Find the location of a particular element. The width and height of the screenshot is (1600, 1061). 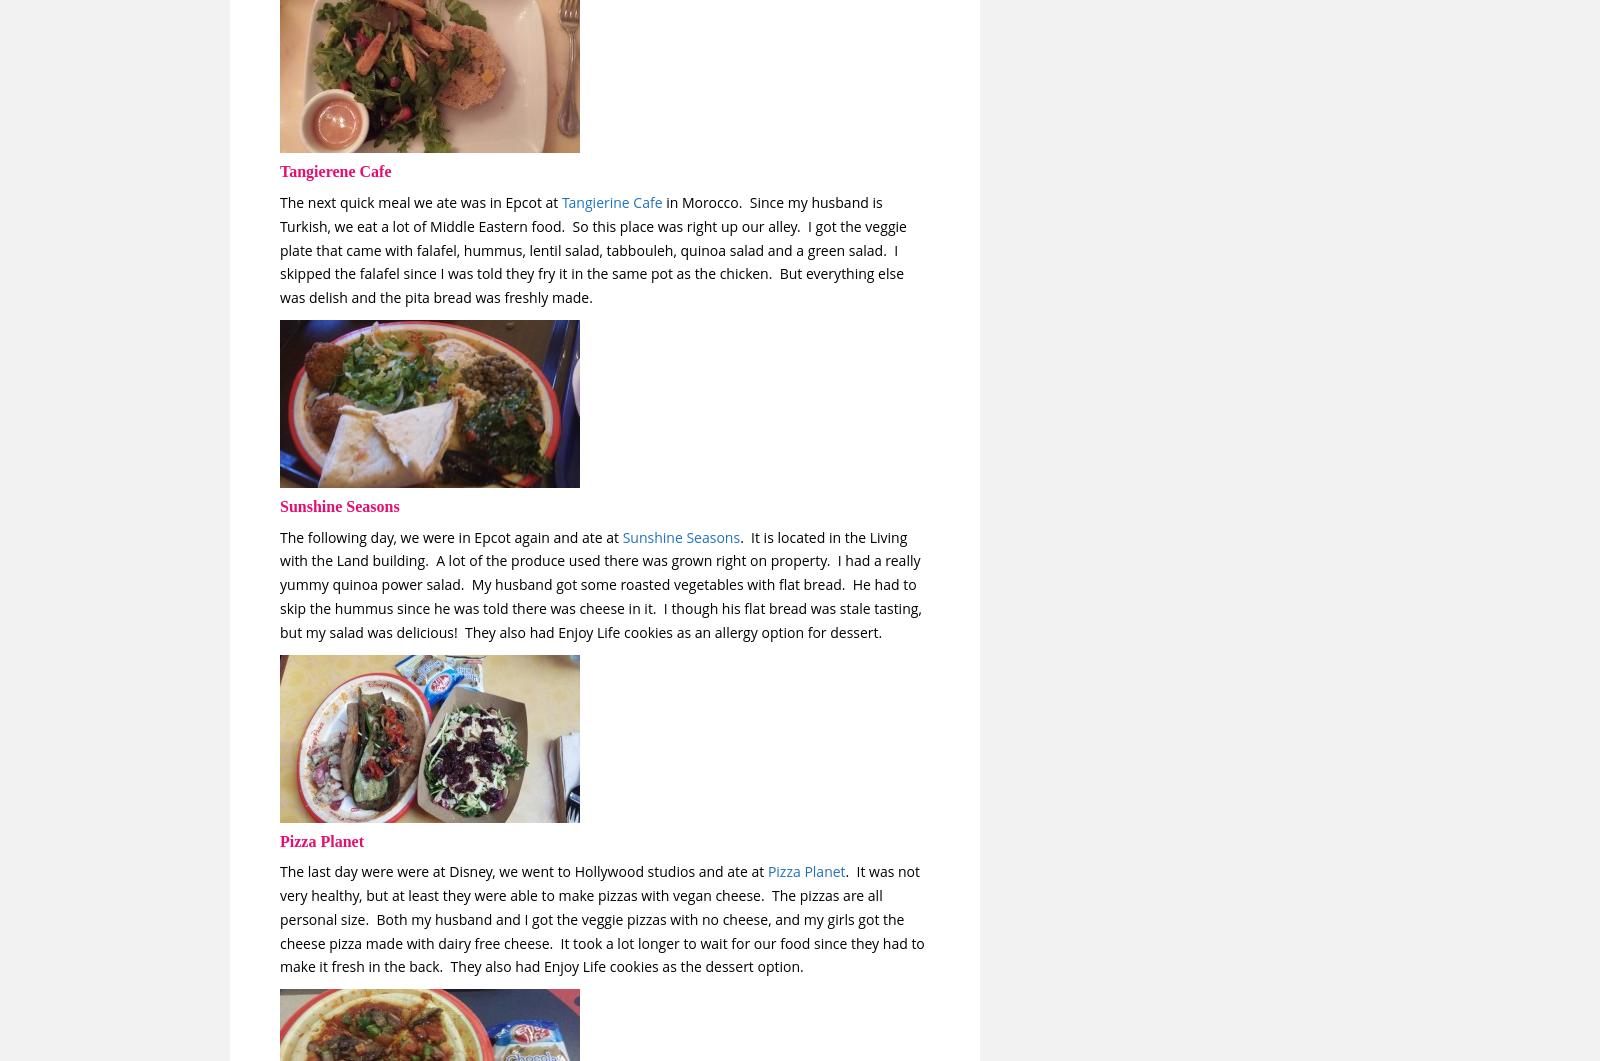

'Tangierene Cafe' is located at coordinates (335, 171).